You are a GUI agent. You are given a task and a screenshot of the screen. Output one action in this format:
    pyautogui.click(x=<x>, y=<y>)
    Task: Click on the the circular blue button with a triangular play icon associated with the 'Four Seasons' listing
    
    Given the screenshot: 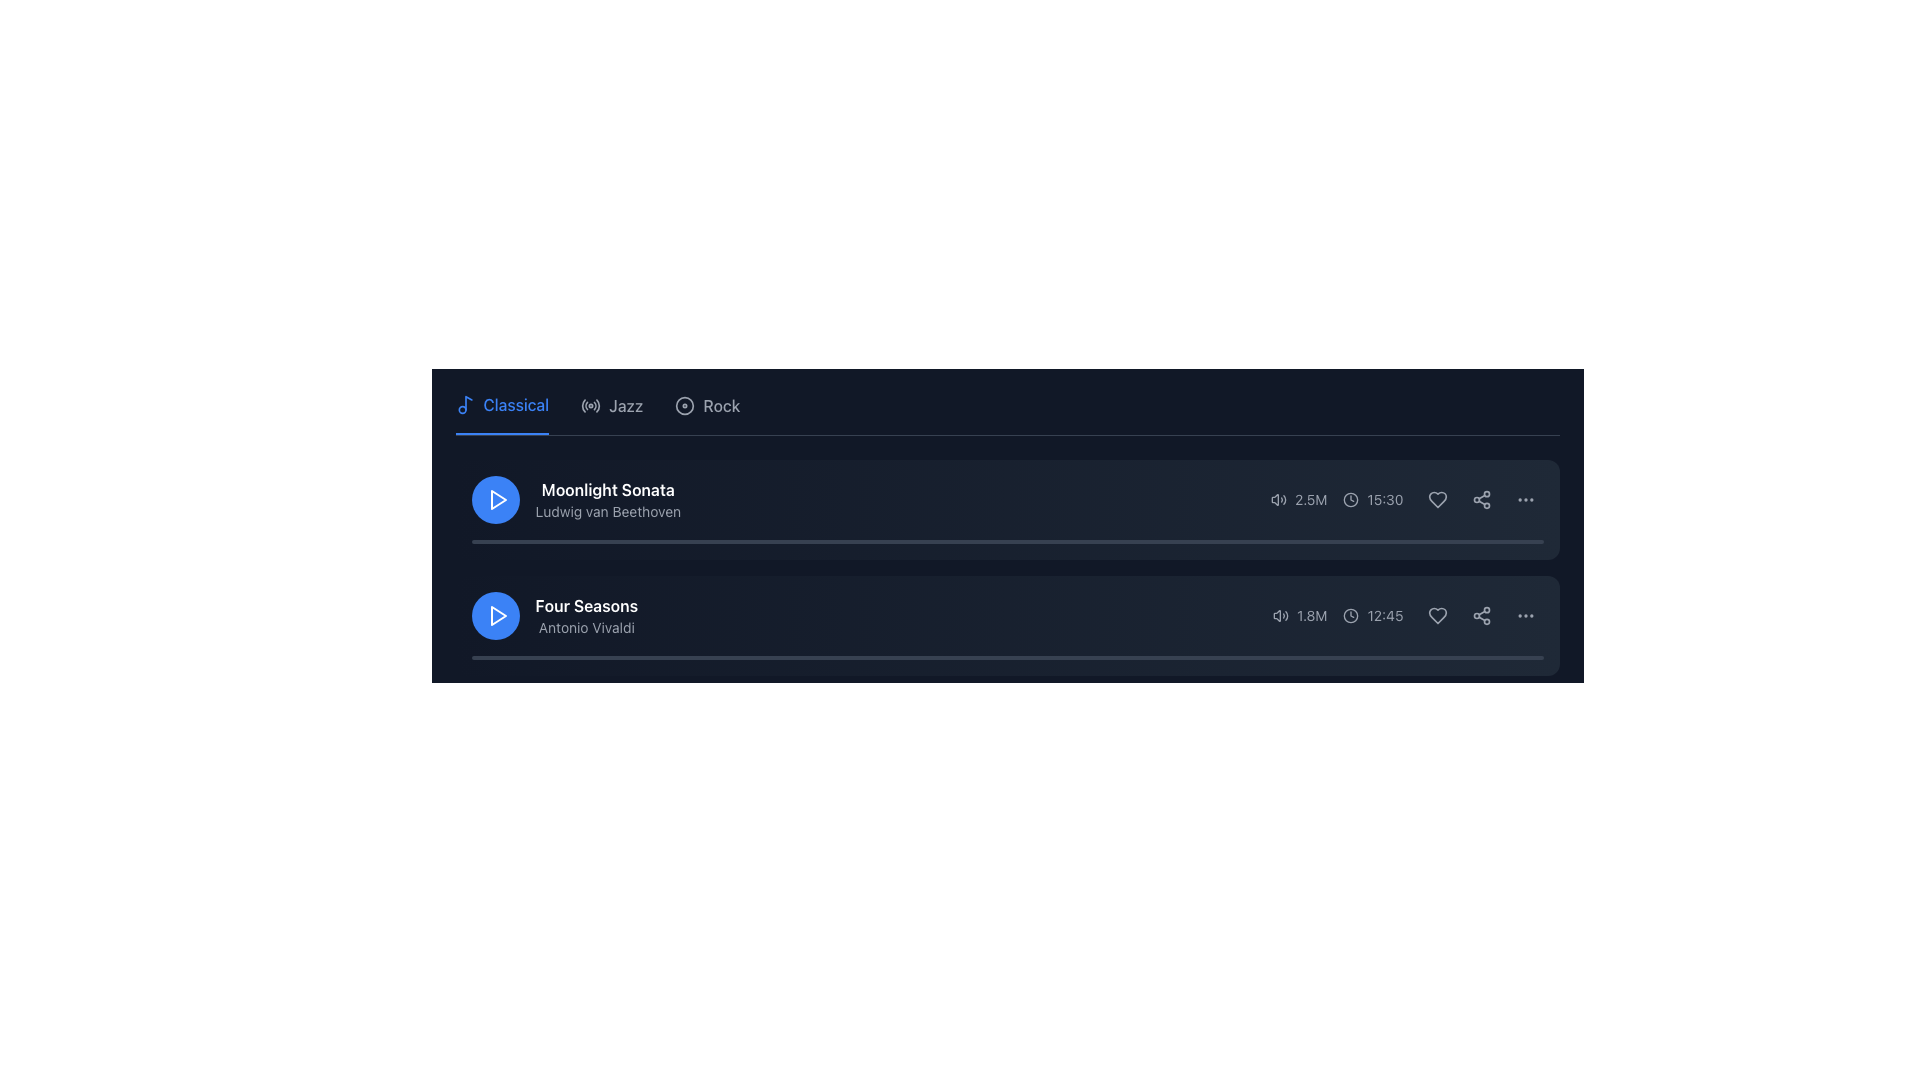 What is the action you would take?
    pyautogui.click(x=495, y=615)
    